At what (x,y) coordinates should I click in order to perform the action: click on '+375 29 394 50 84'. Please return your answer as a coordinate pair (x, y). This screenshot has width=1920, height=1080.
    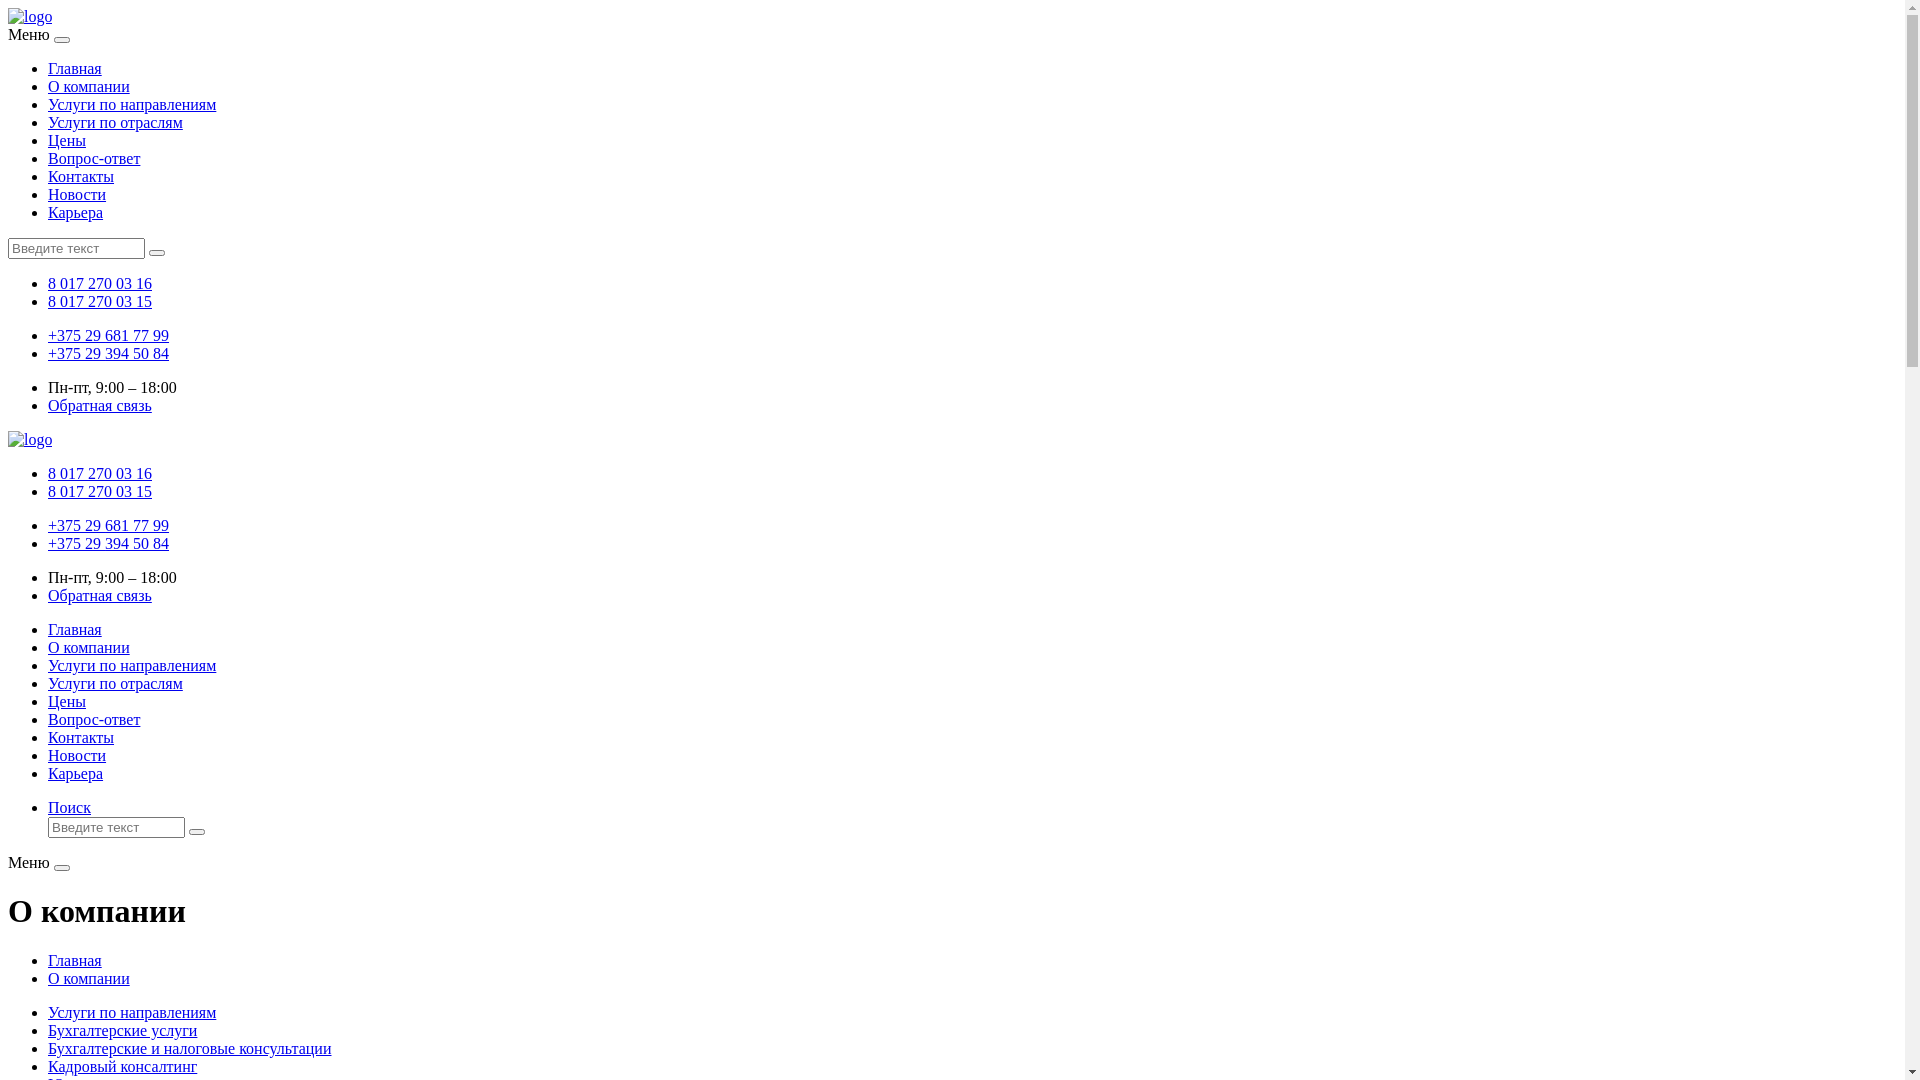
    Looking at the image, I should click on (107, 352).